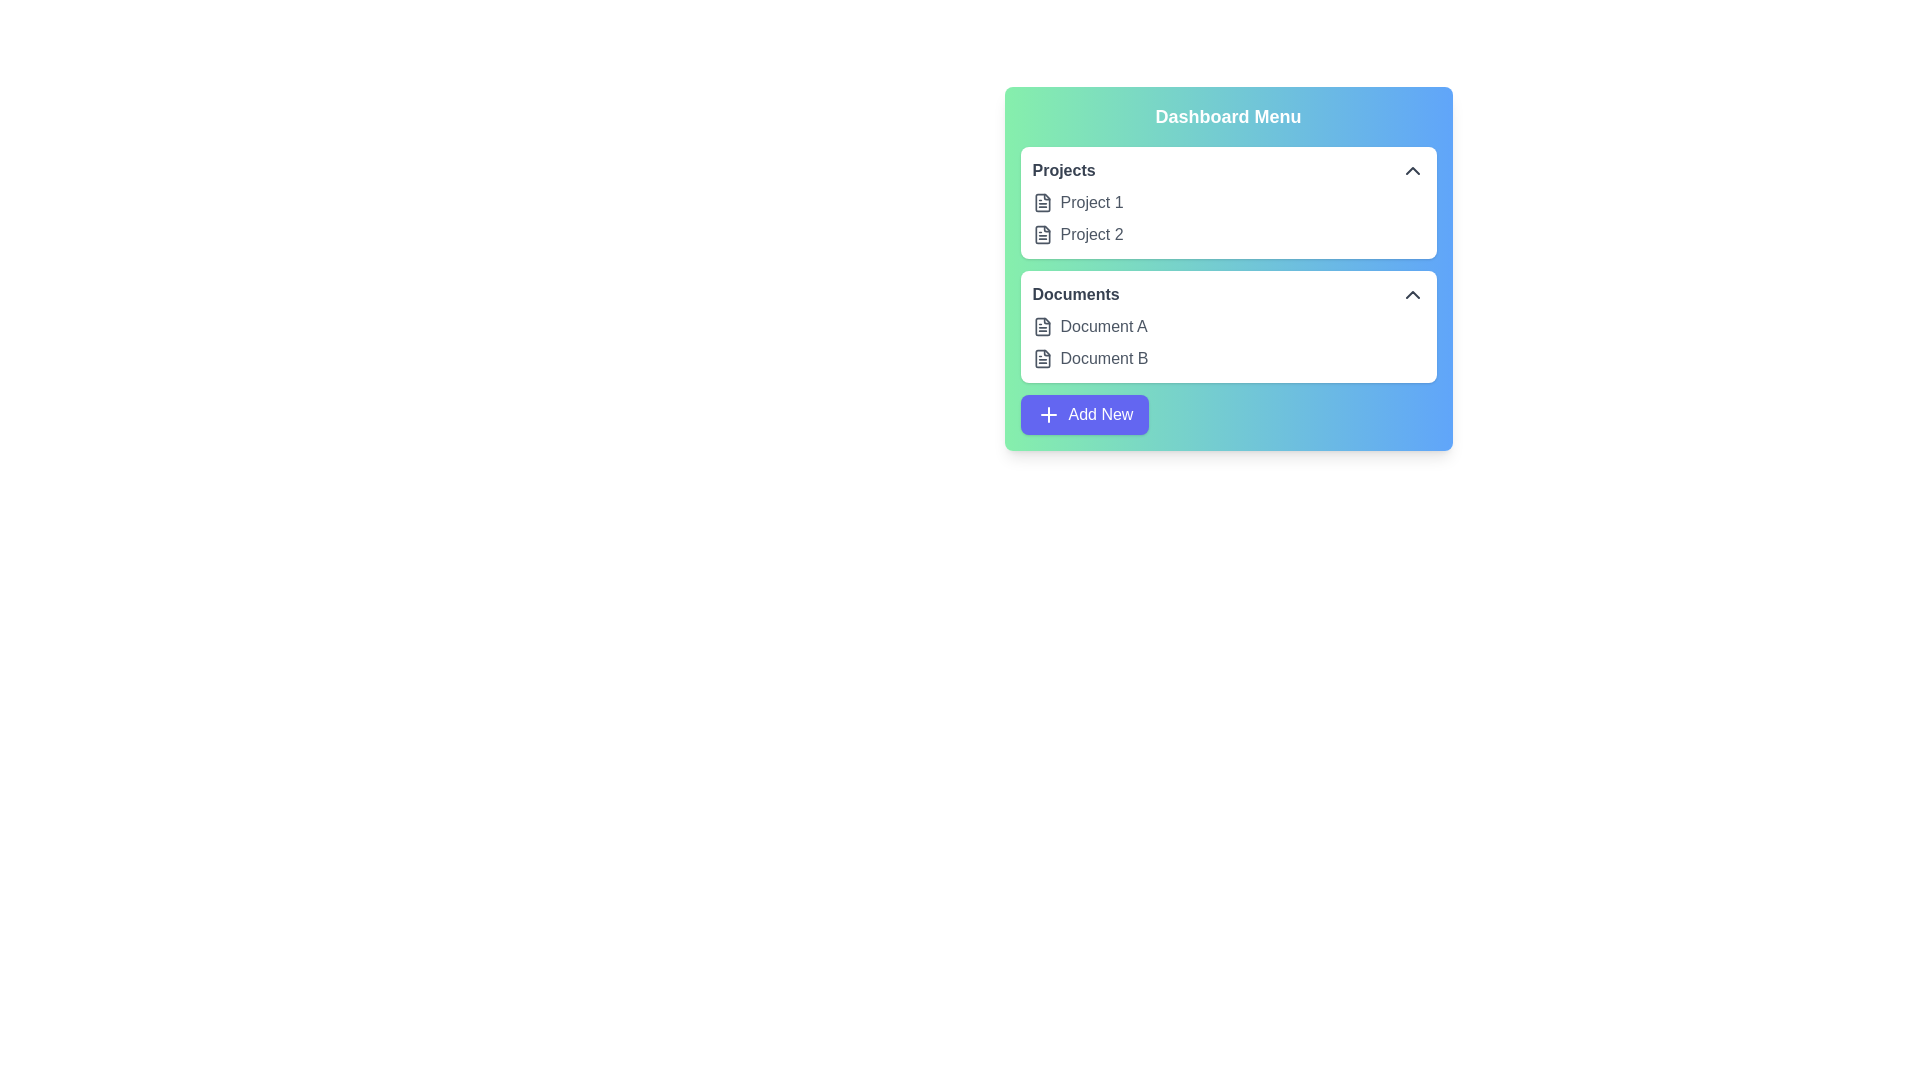  I want to click on the file named Project 1 in the list, so click(1041, 203).